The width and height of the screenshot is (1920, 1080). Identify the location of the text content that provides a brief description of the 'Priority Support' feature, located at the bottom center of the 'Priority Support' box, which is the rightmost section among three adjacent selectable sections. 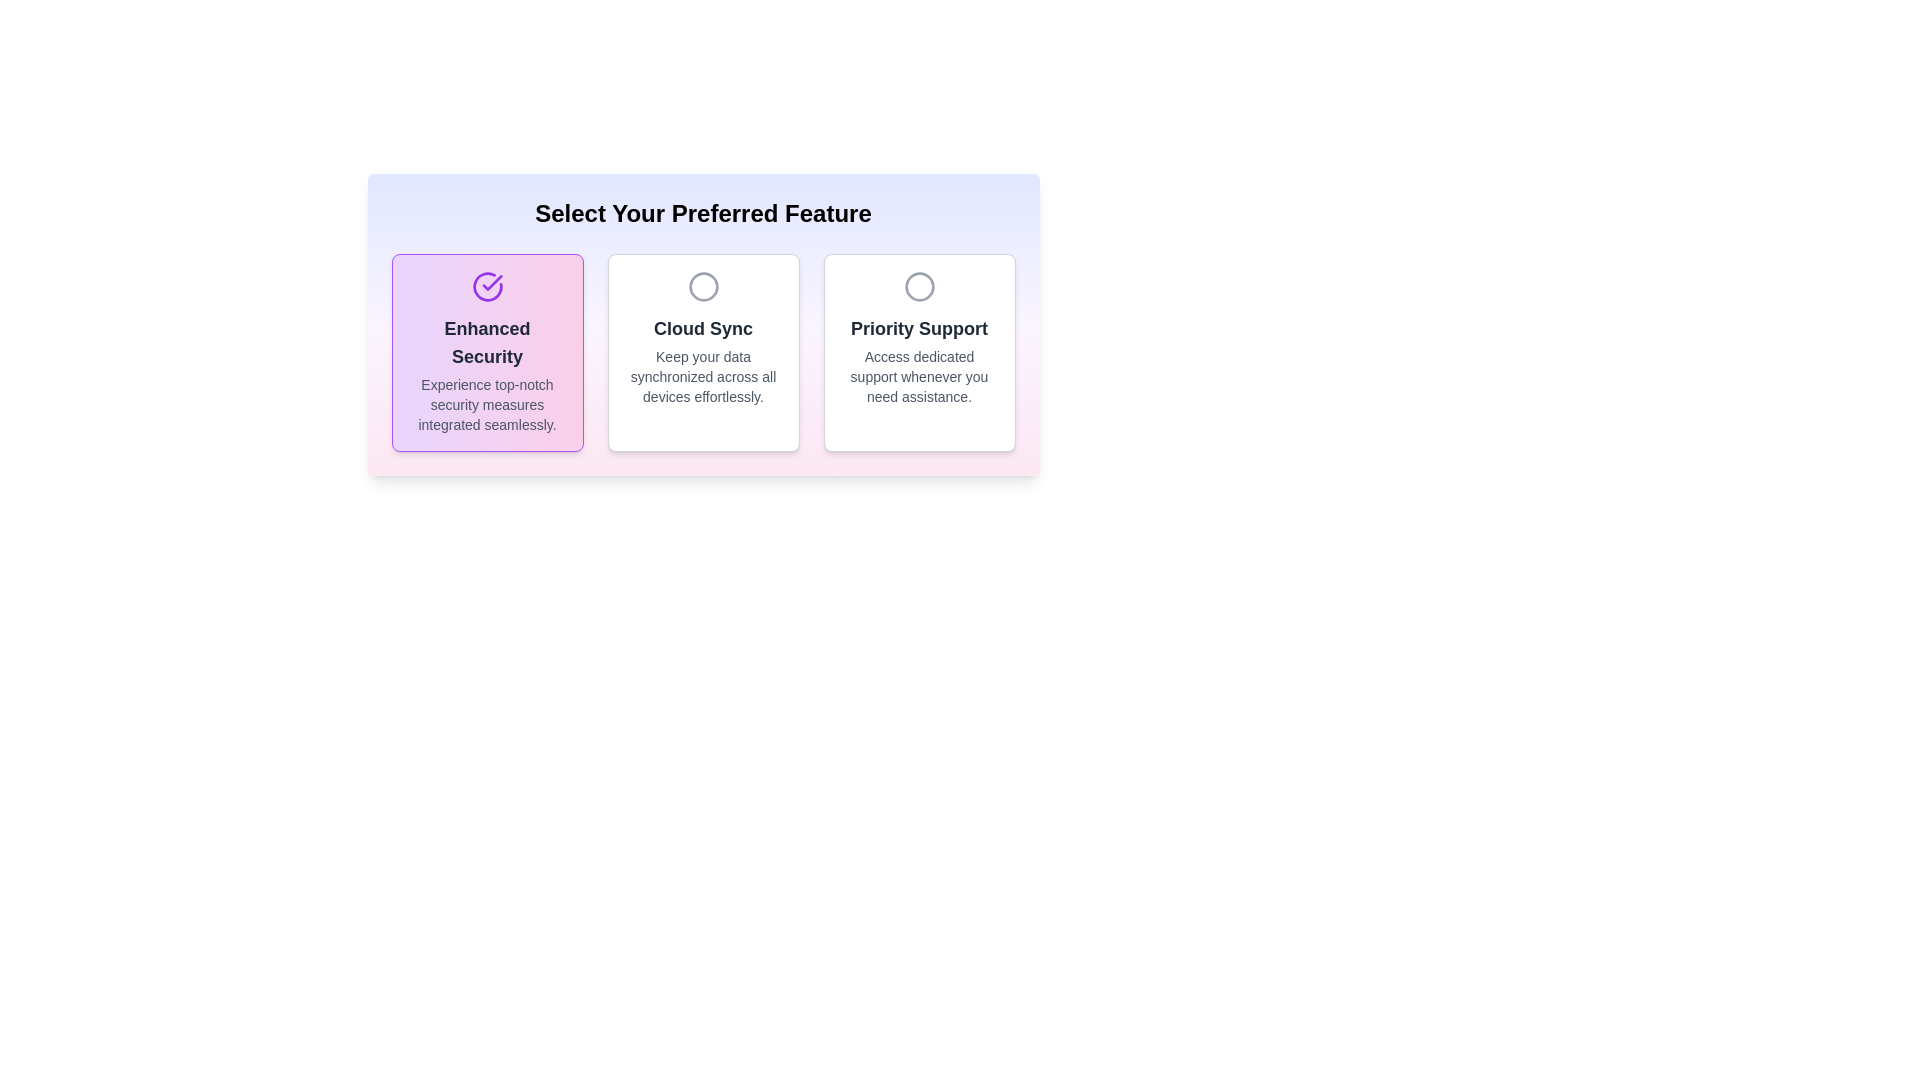
(918, 377).